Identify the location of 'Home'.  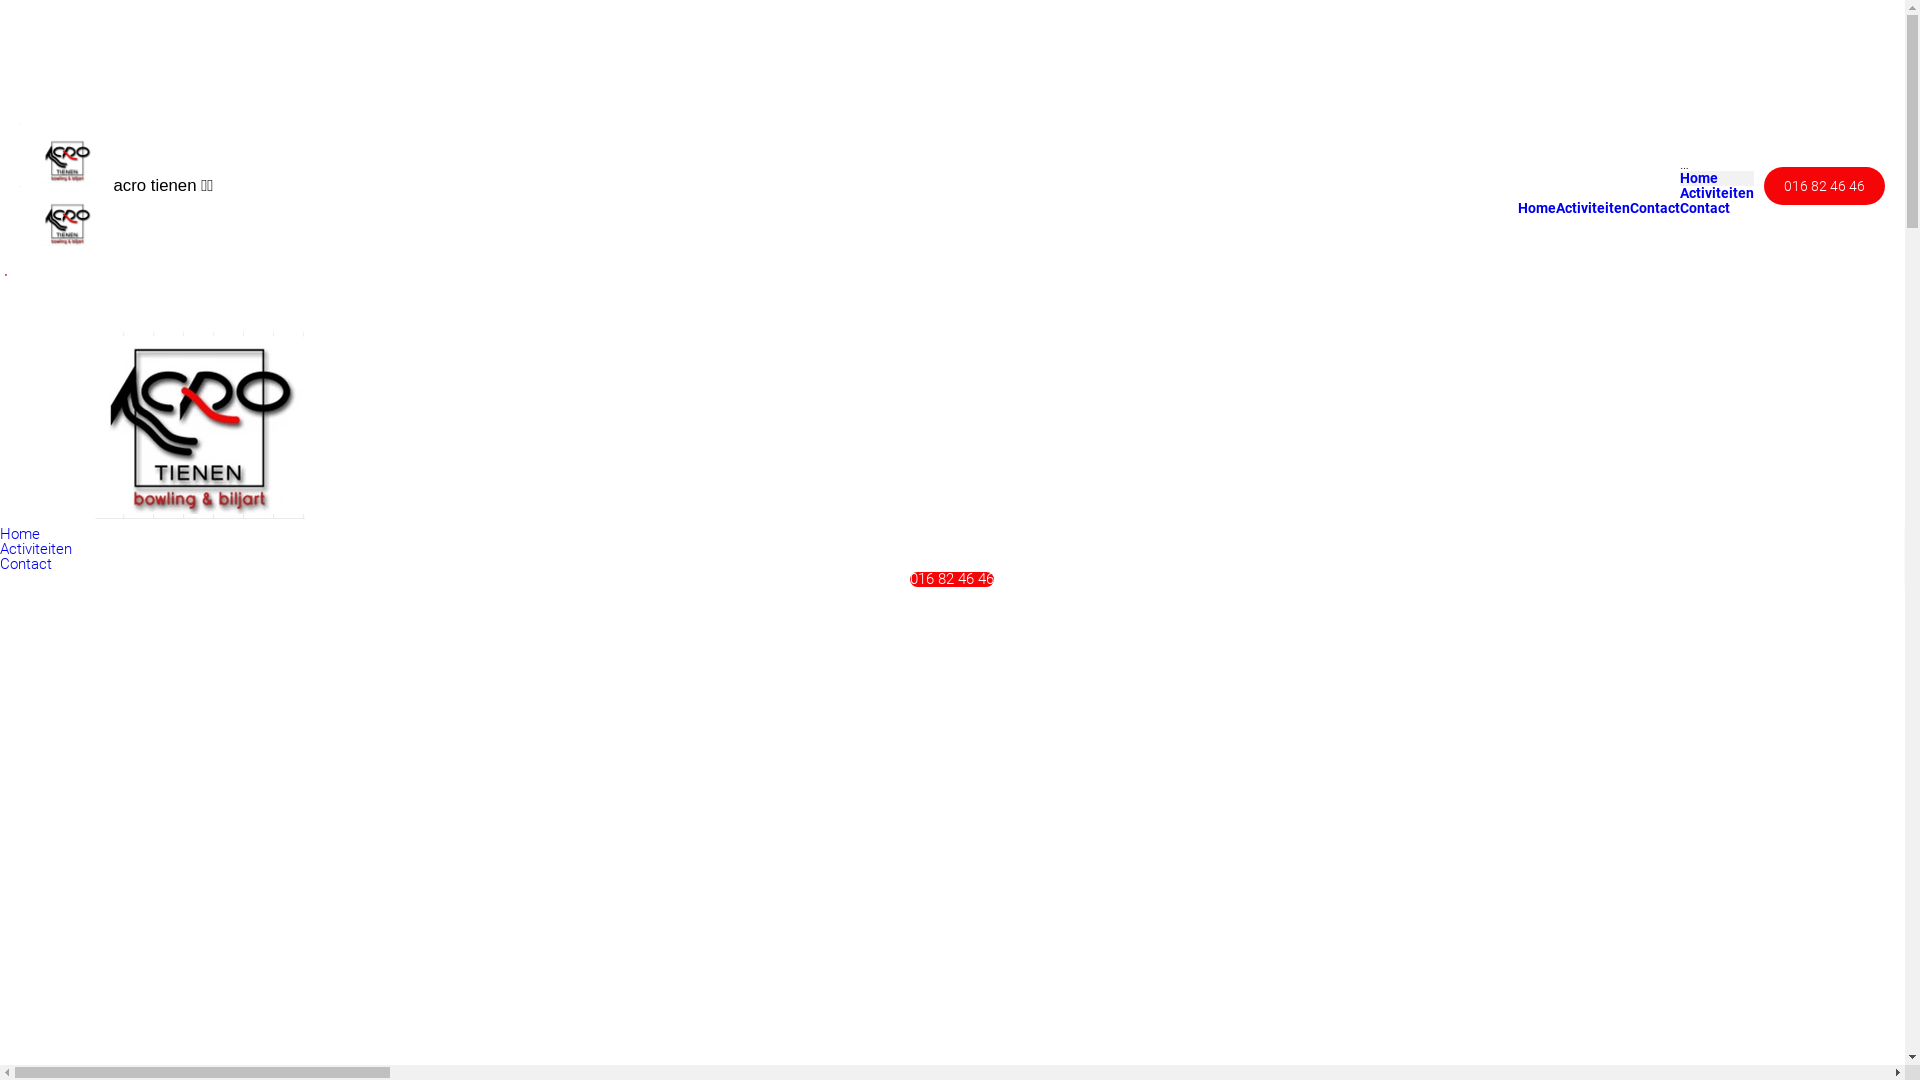
(1535, 207).